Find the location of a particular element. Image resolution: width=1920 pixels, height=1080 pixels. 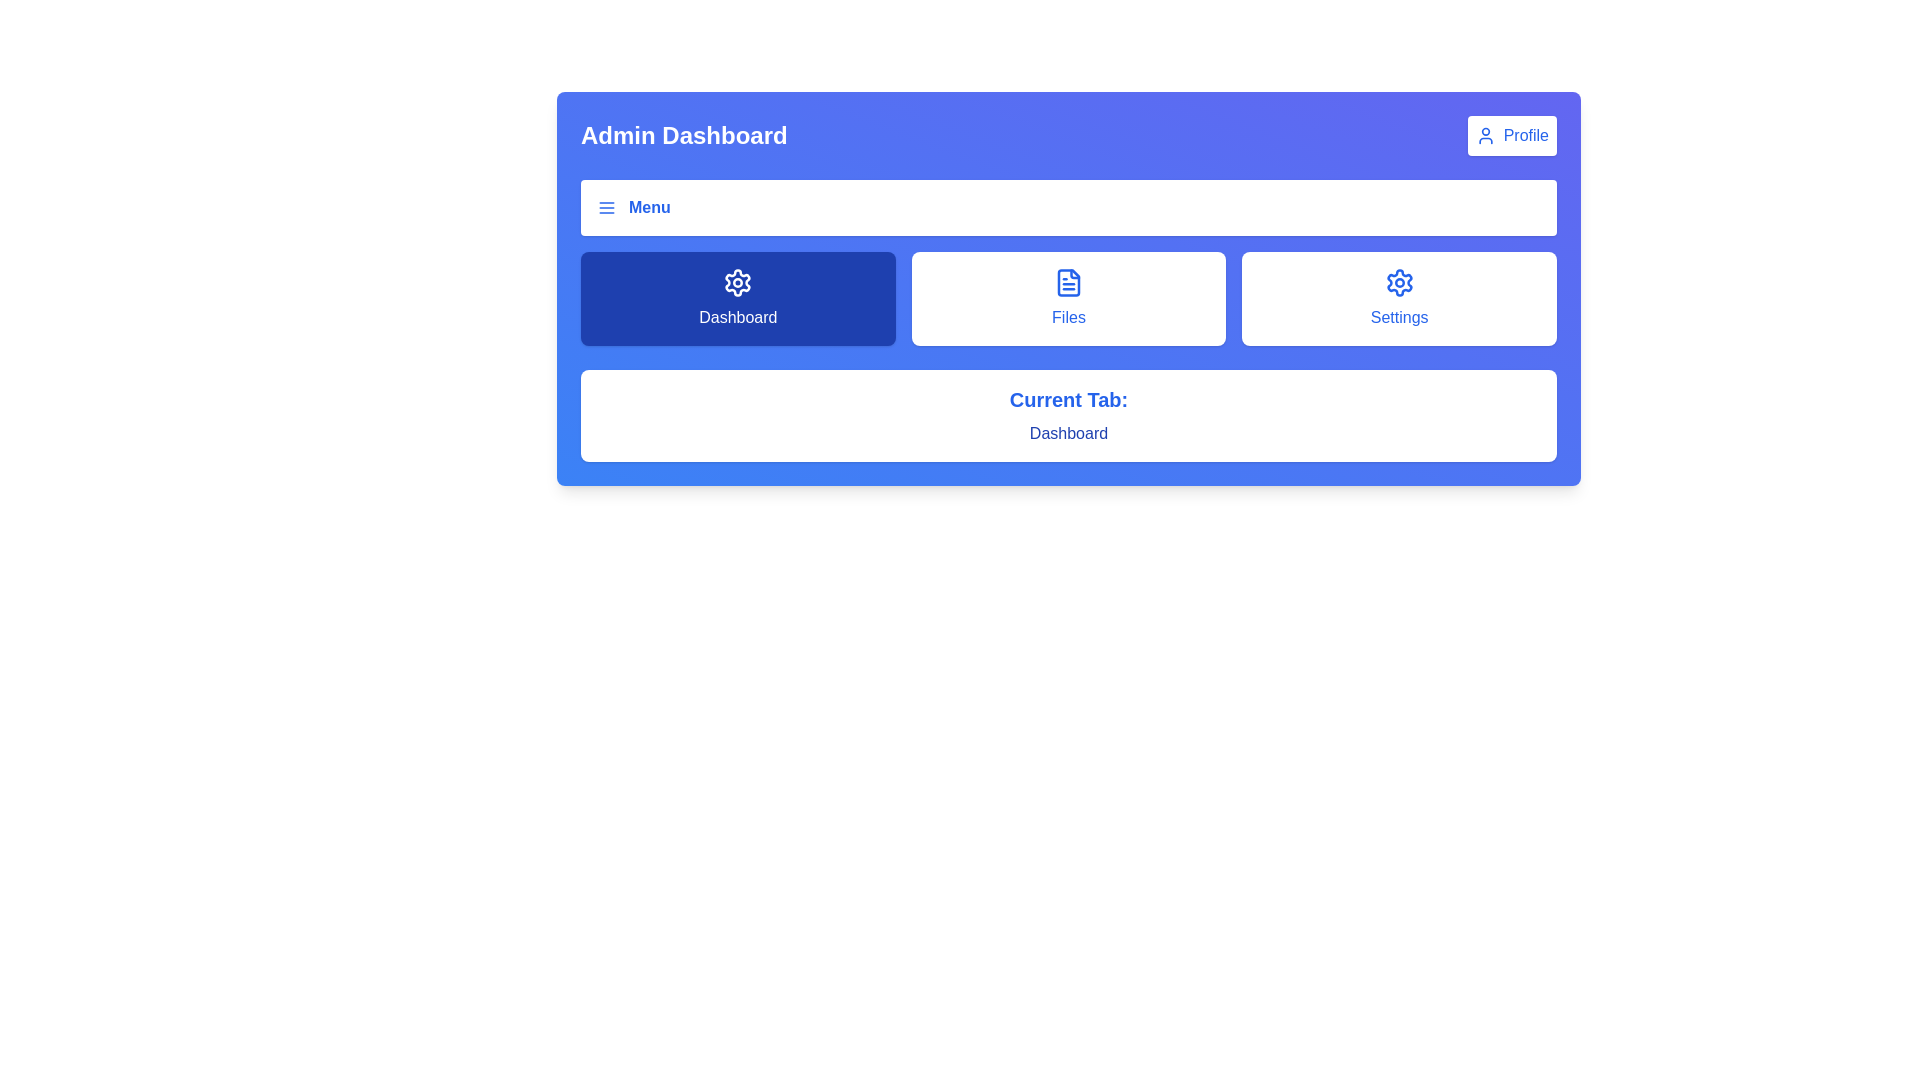

the navigational button located in the top row of three elements to switch to the 'Dashboard' section is located at coordinates (737, 299).